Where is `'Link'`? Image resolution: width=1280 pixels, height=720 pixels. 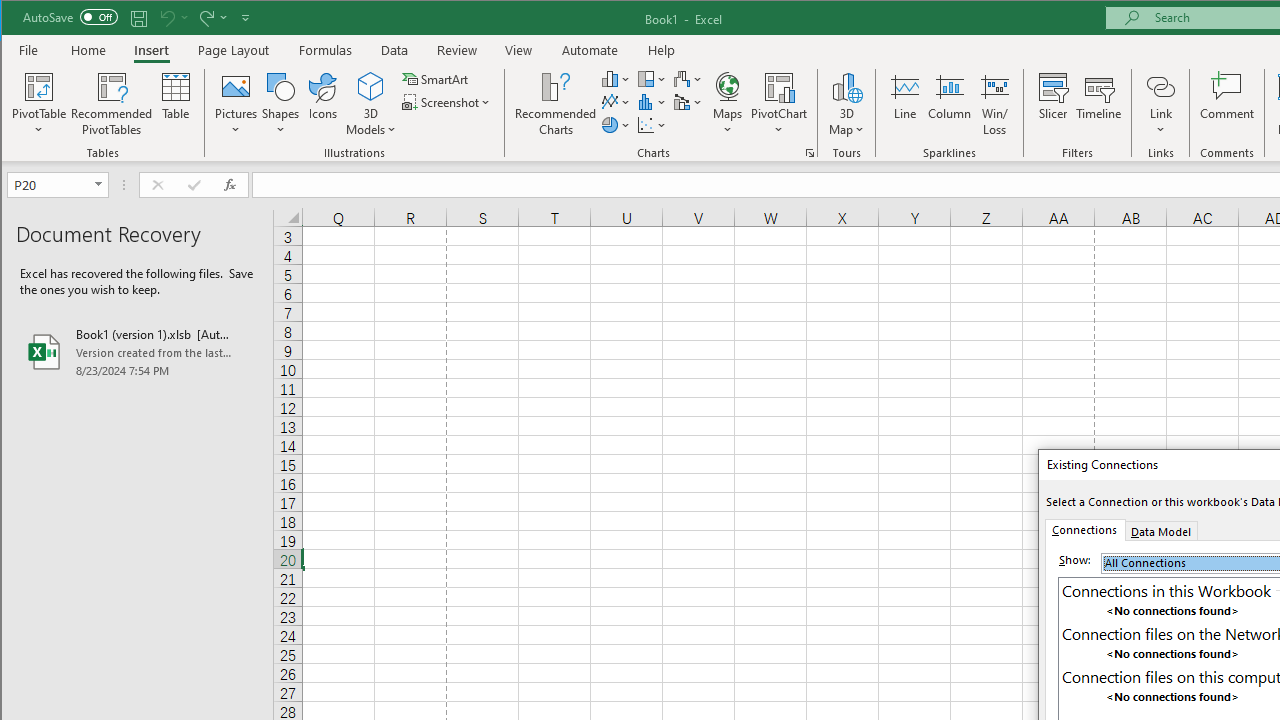 'Link' is located at coordinates (1160, 104).